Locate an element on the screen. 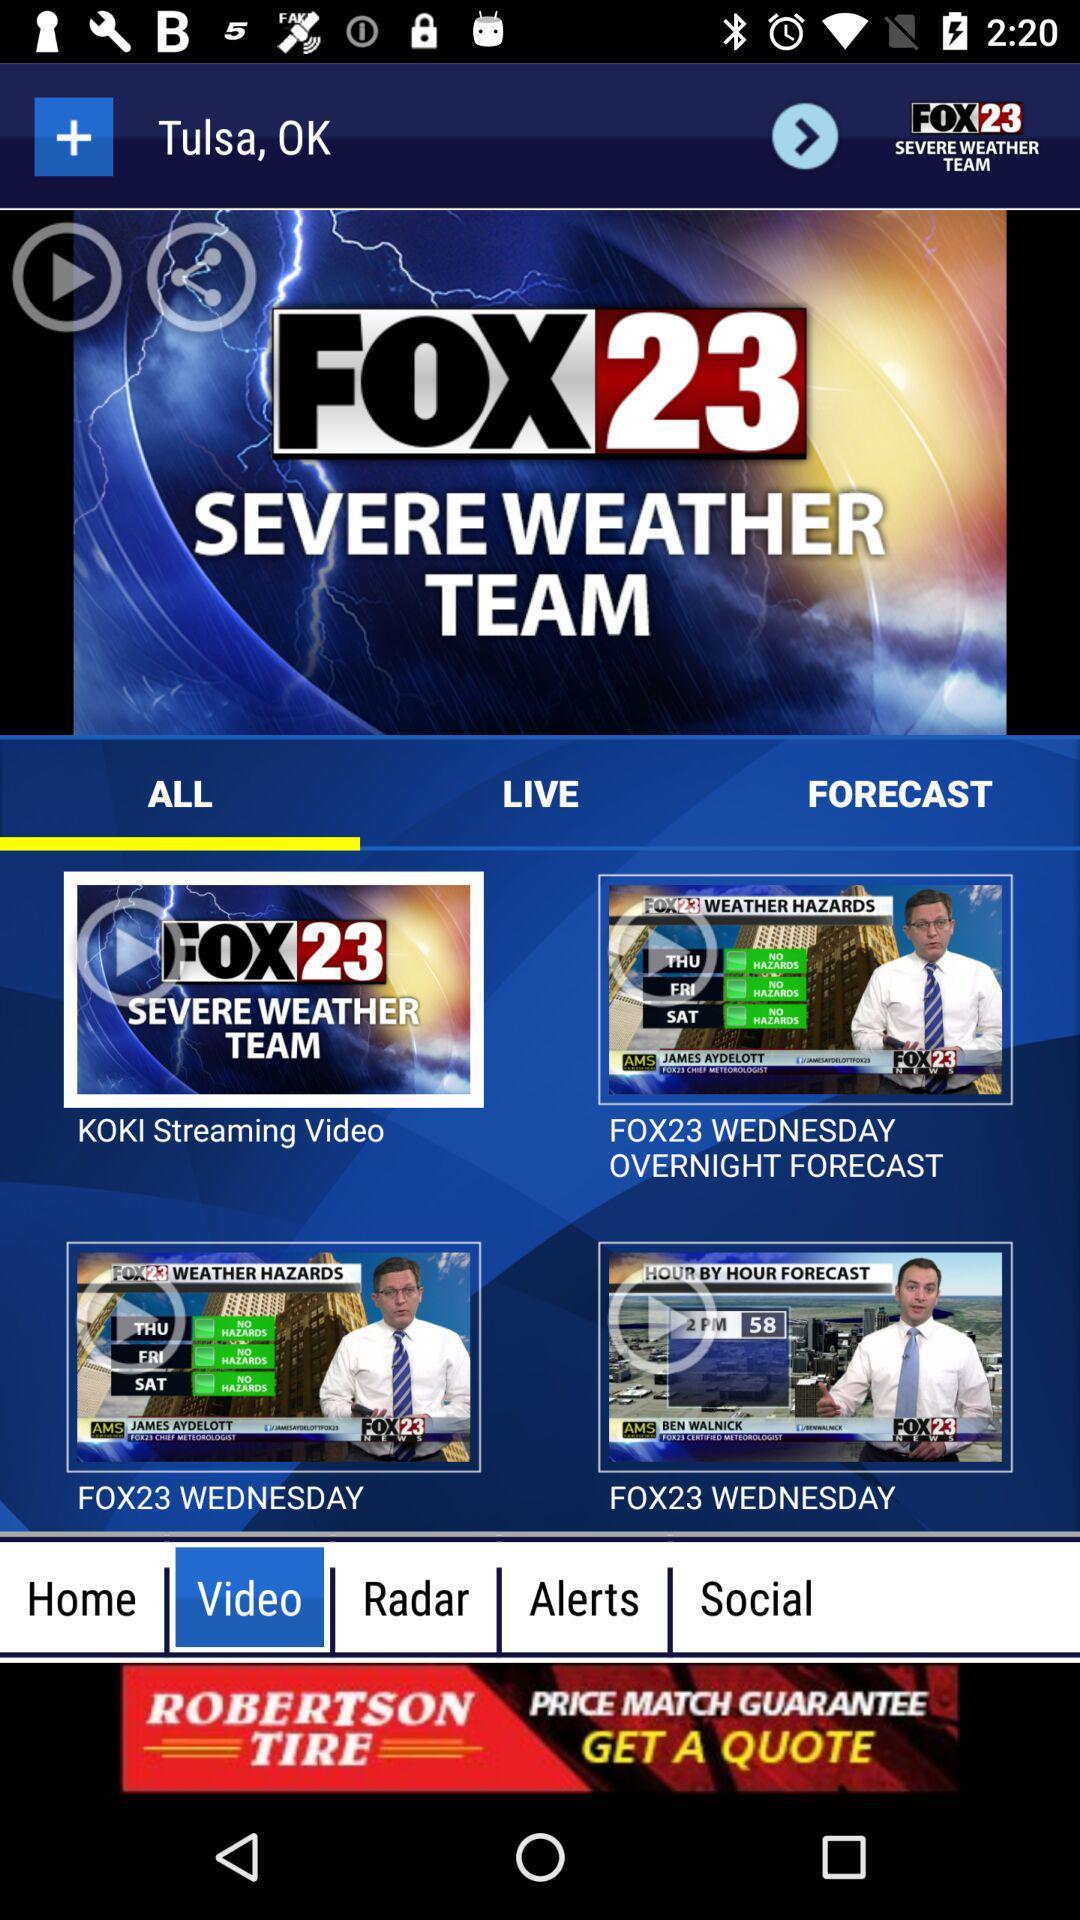 This screenshot has height=1920, width=1080. next user is located at coordinates (804, 135).